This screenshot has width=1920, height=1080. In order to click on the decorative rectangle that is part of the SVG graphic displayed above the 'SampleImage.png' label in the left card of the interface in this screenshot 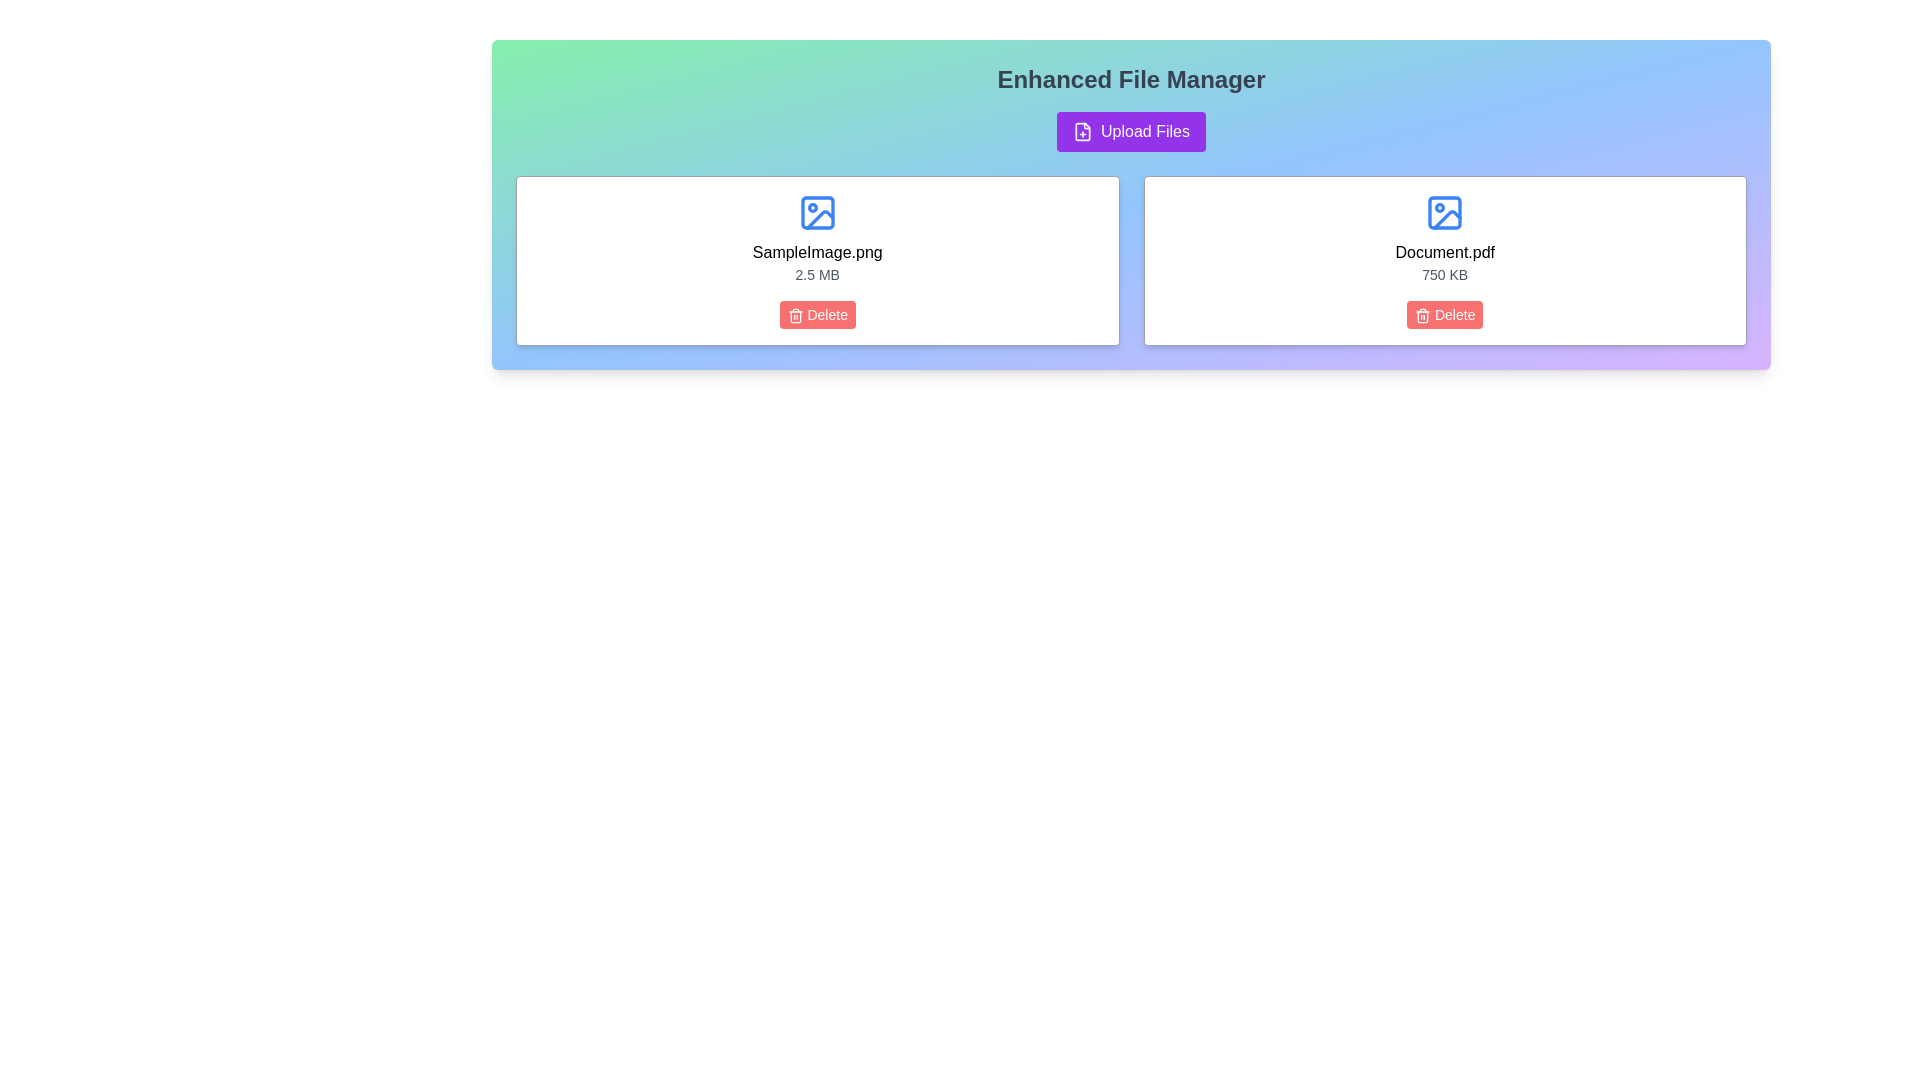, I will do `click(817, 212)`.